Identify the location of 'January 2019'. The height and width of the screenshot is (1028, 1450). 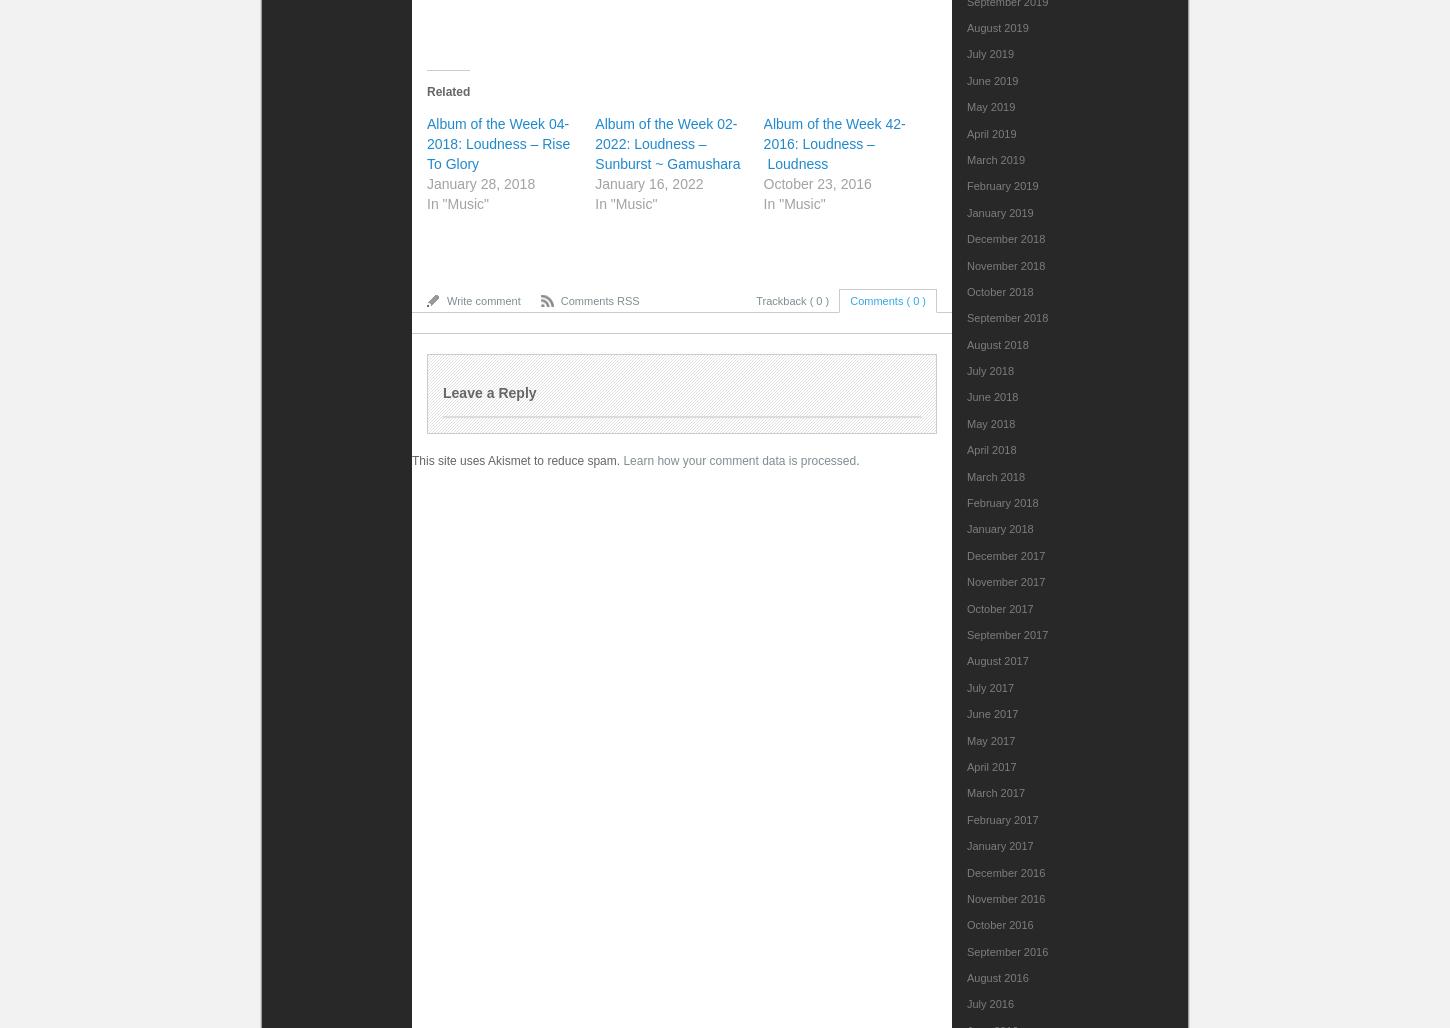
(1000, 210).